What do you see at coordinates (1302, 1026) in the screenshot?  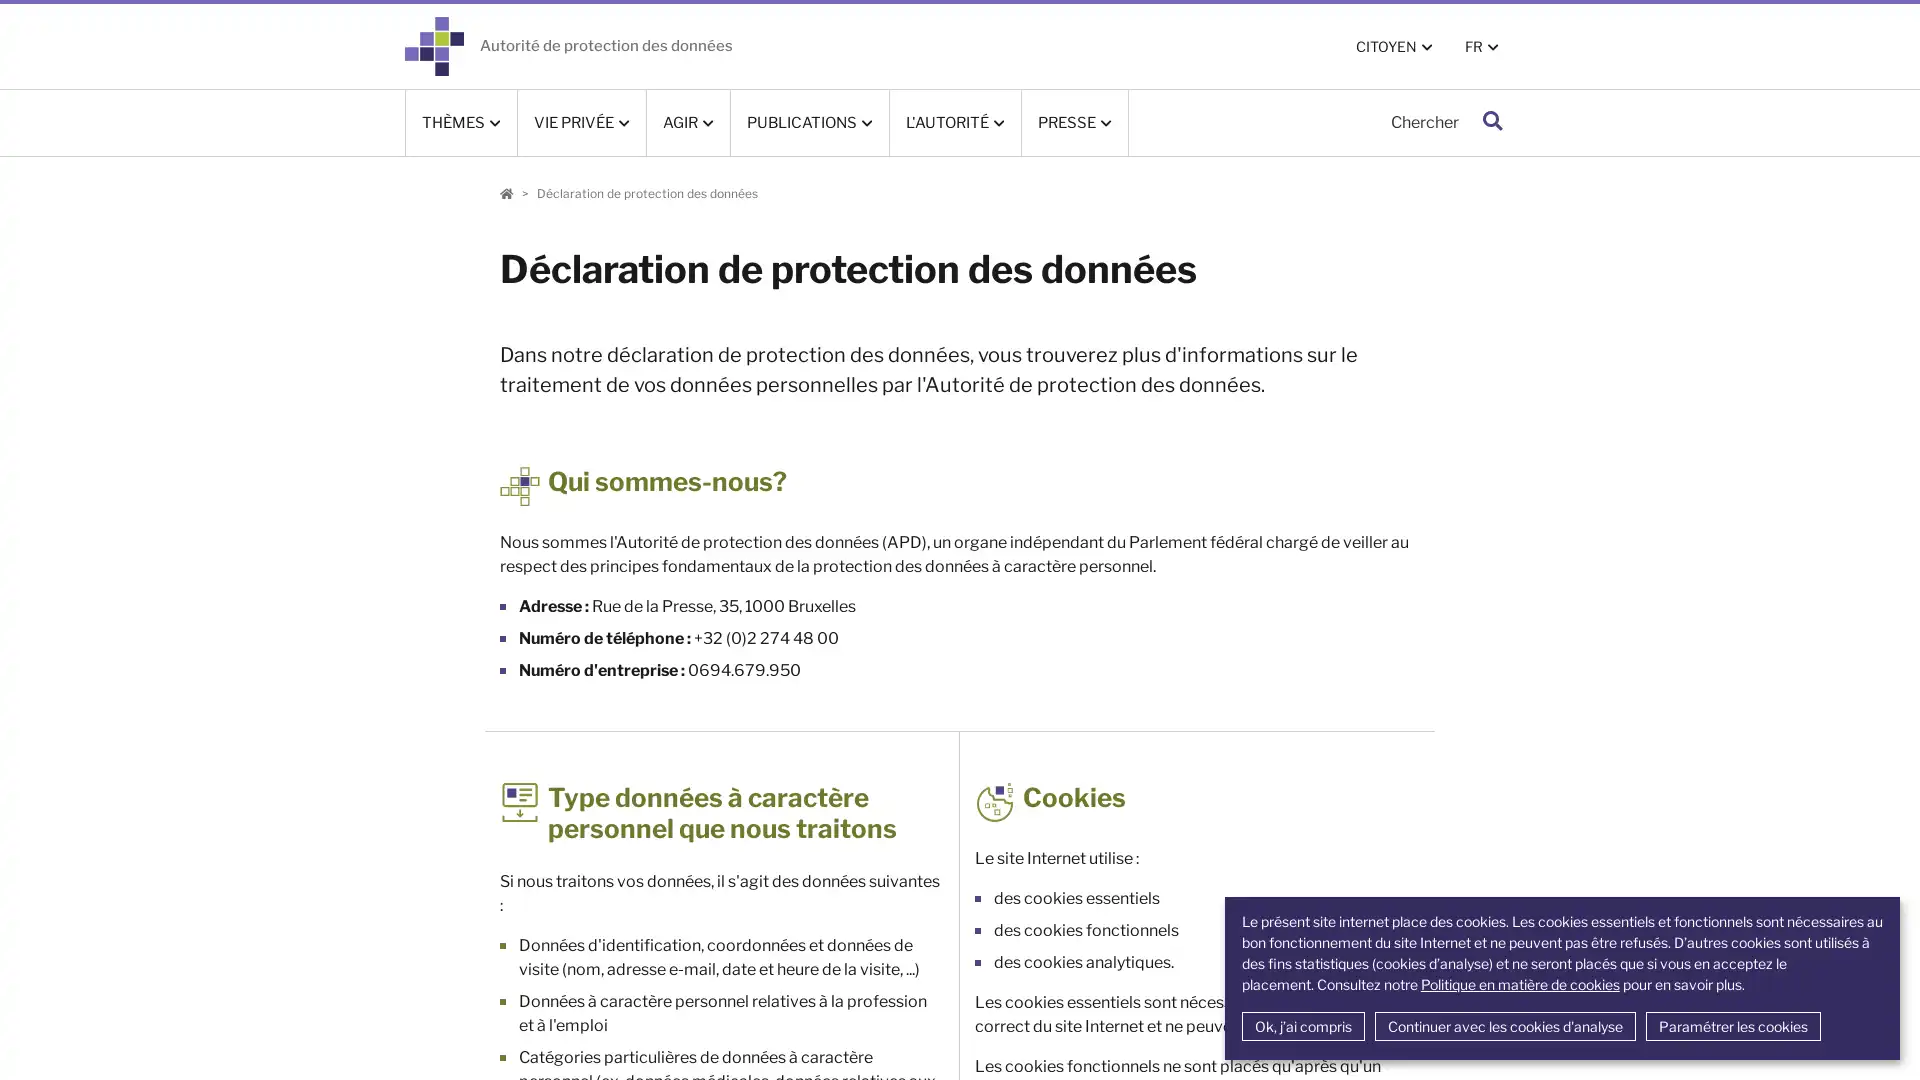 I see `Ok, jai compris` at bounding box center [1302, 1026].